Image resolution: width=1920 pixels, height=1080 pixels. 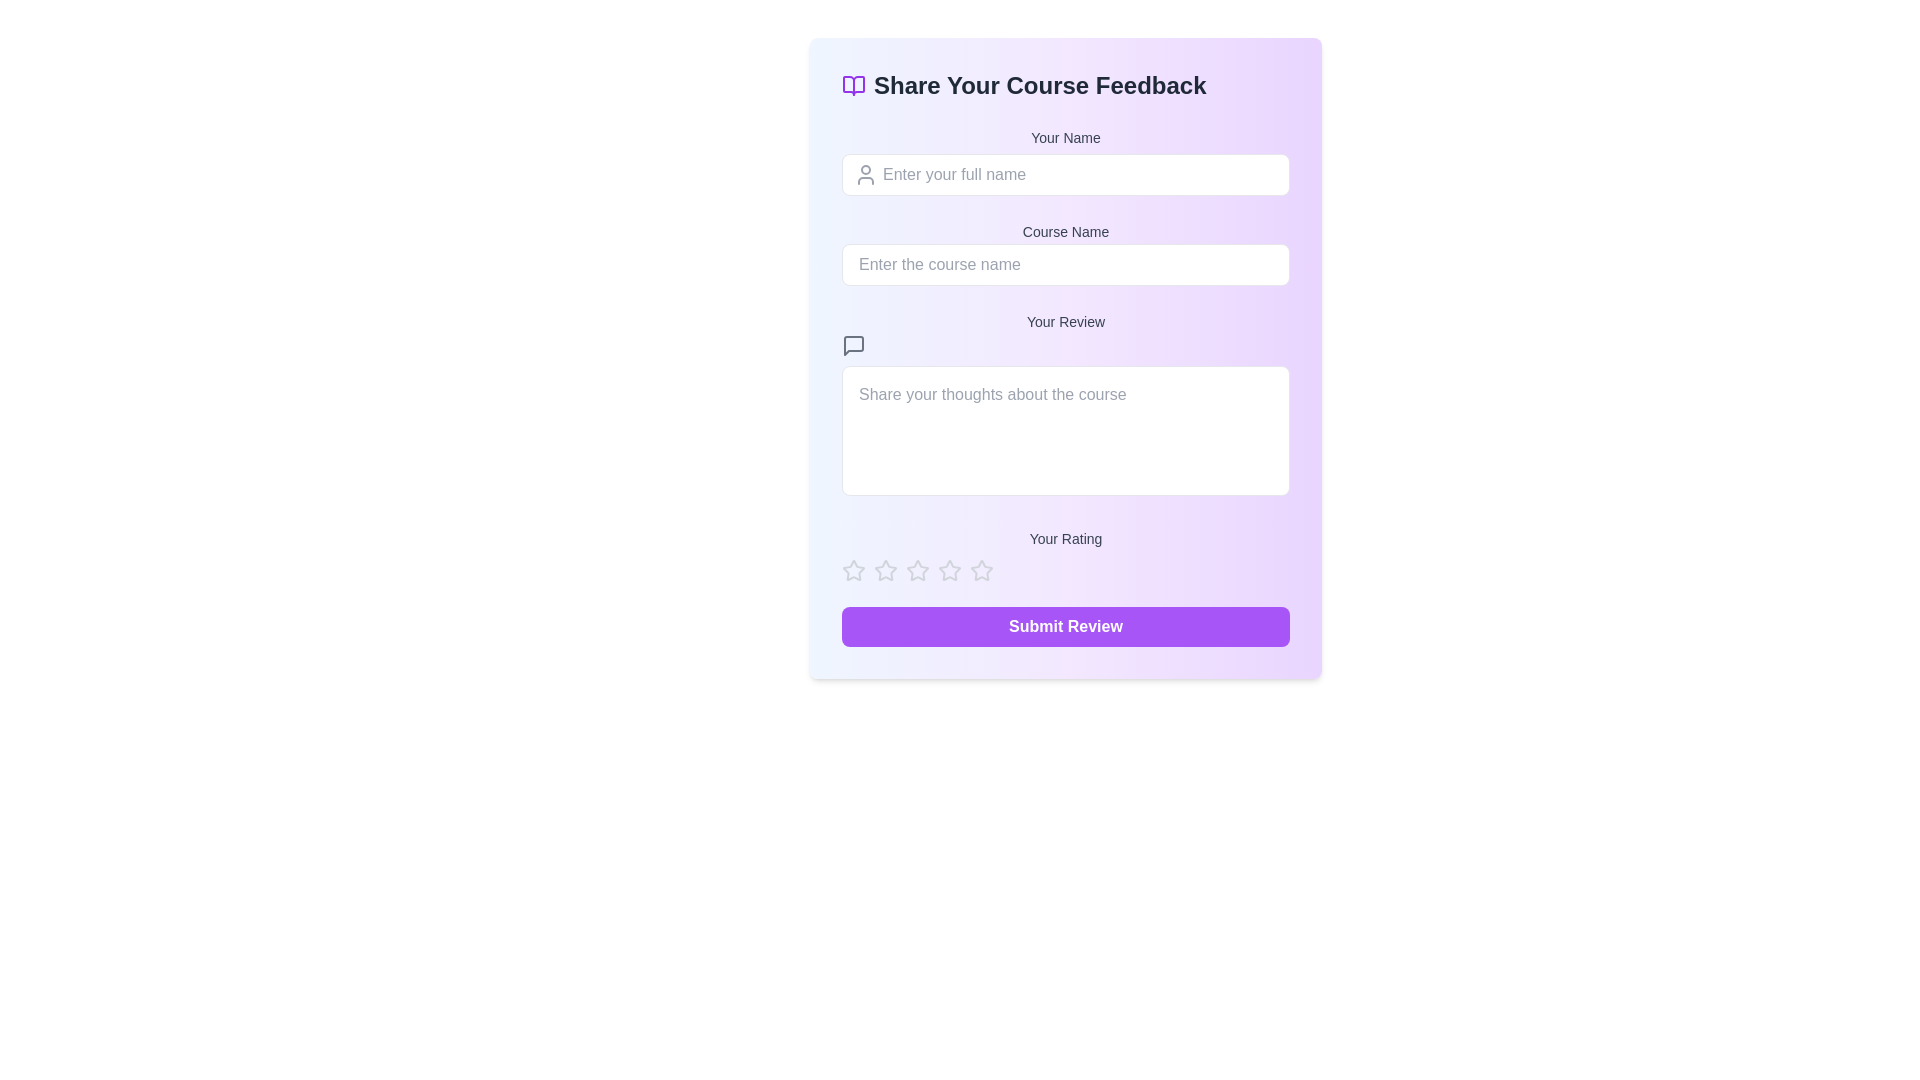 What do you see at coordinates (854, 345) in the screenshot?
I see `the decorative icon next to the 'Your Review' text field, which indicates user input or feedback` at bounding box center [854, 345].